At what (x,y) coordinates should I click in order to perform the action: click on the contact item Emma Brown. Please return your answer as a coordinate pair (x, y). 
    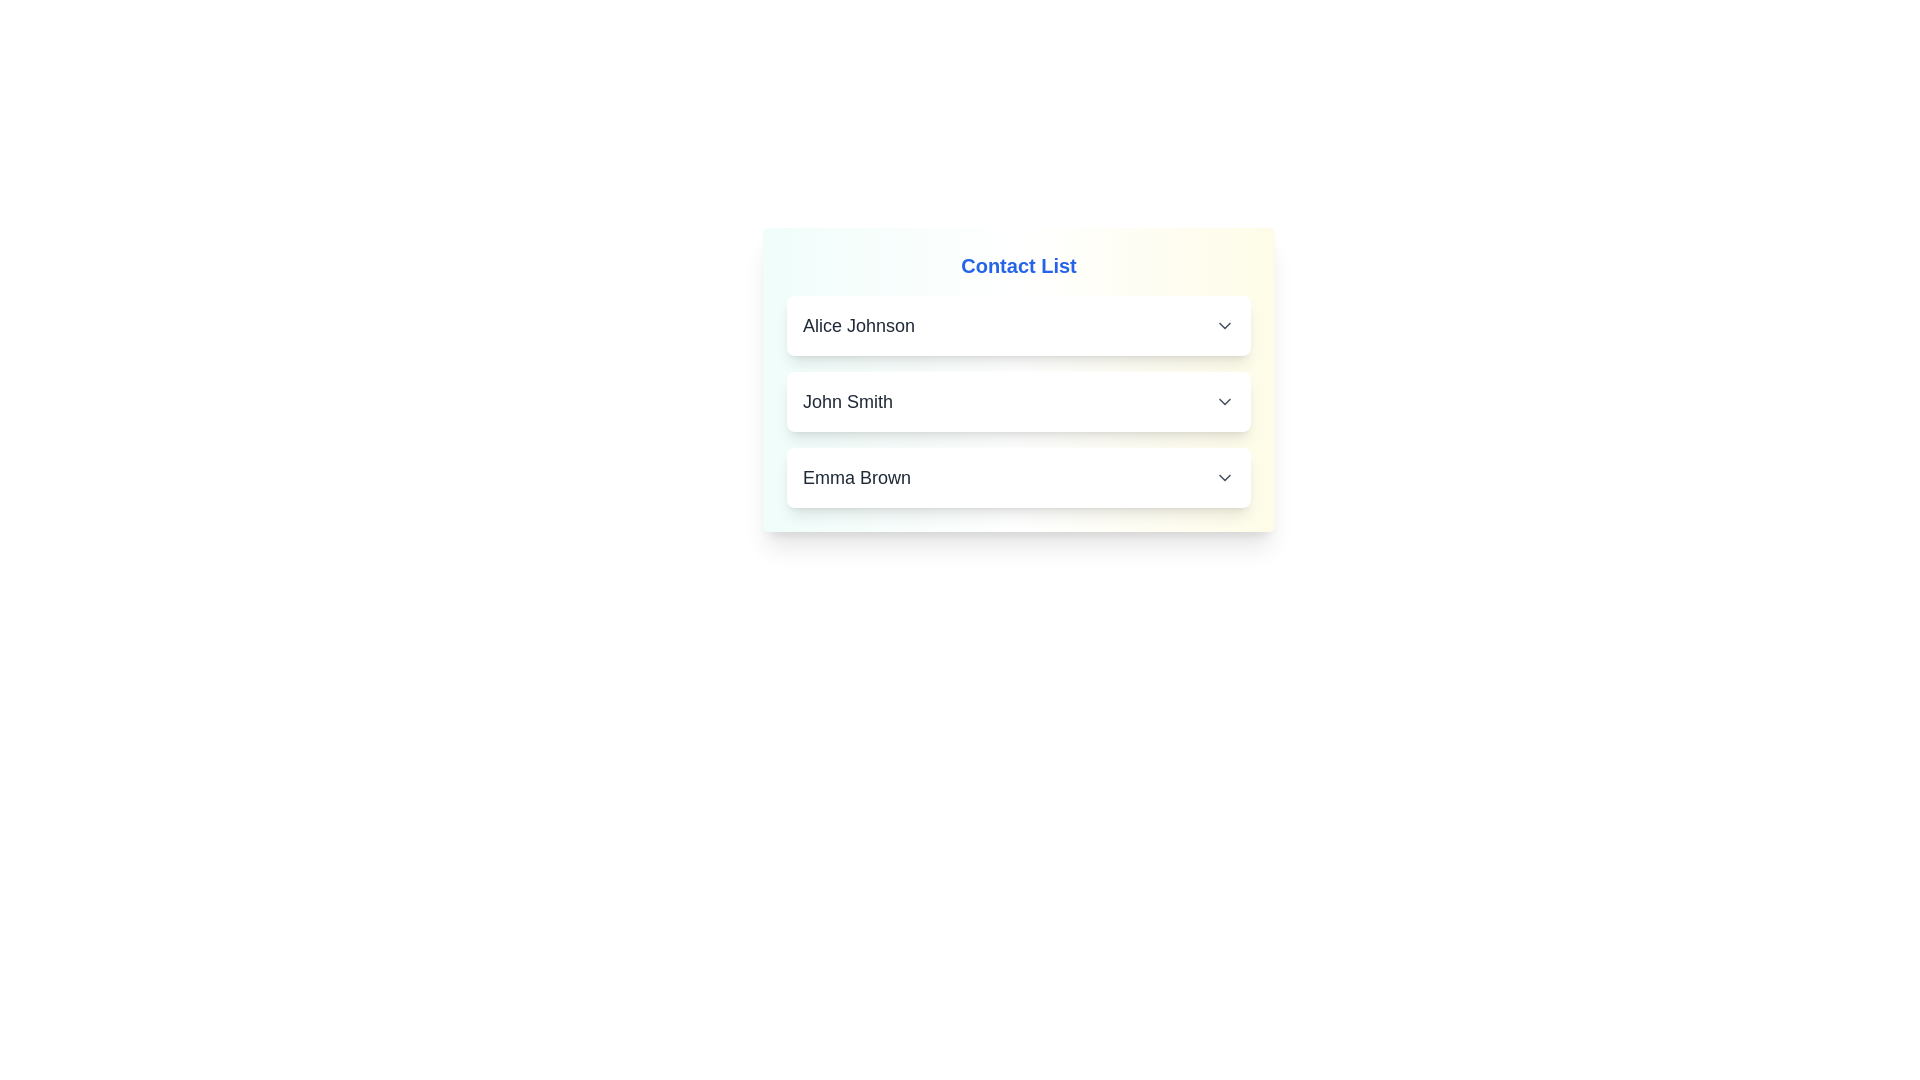
    Looking at the image, I should click on (1018, 478).